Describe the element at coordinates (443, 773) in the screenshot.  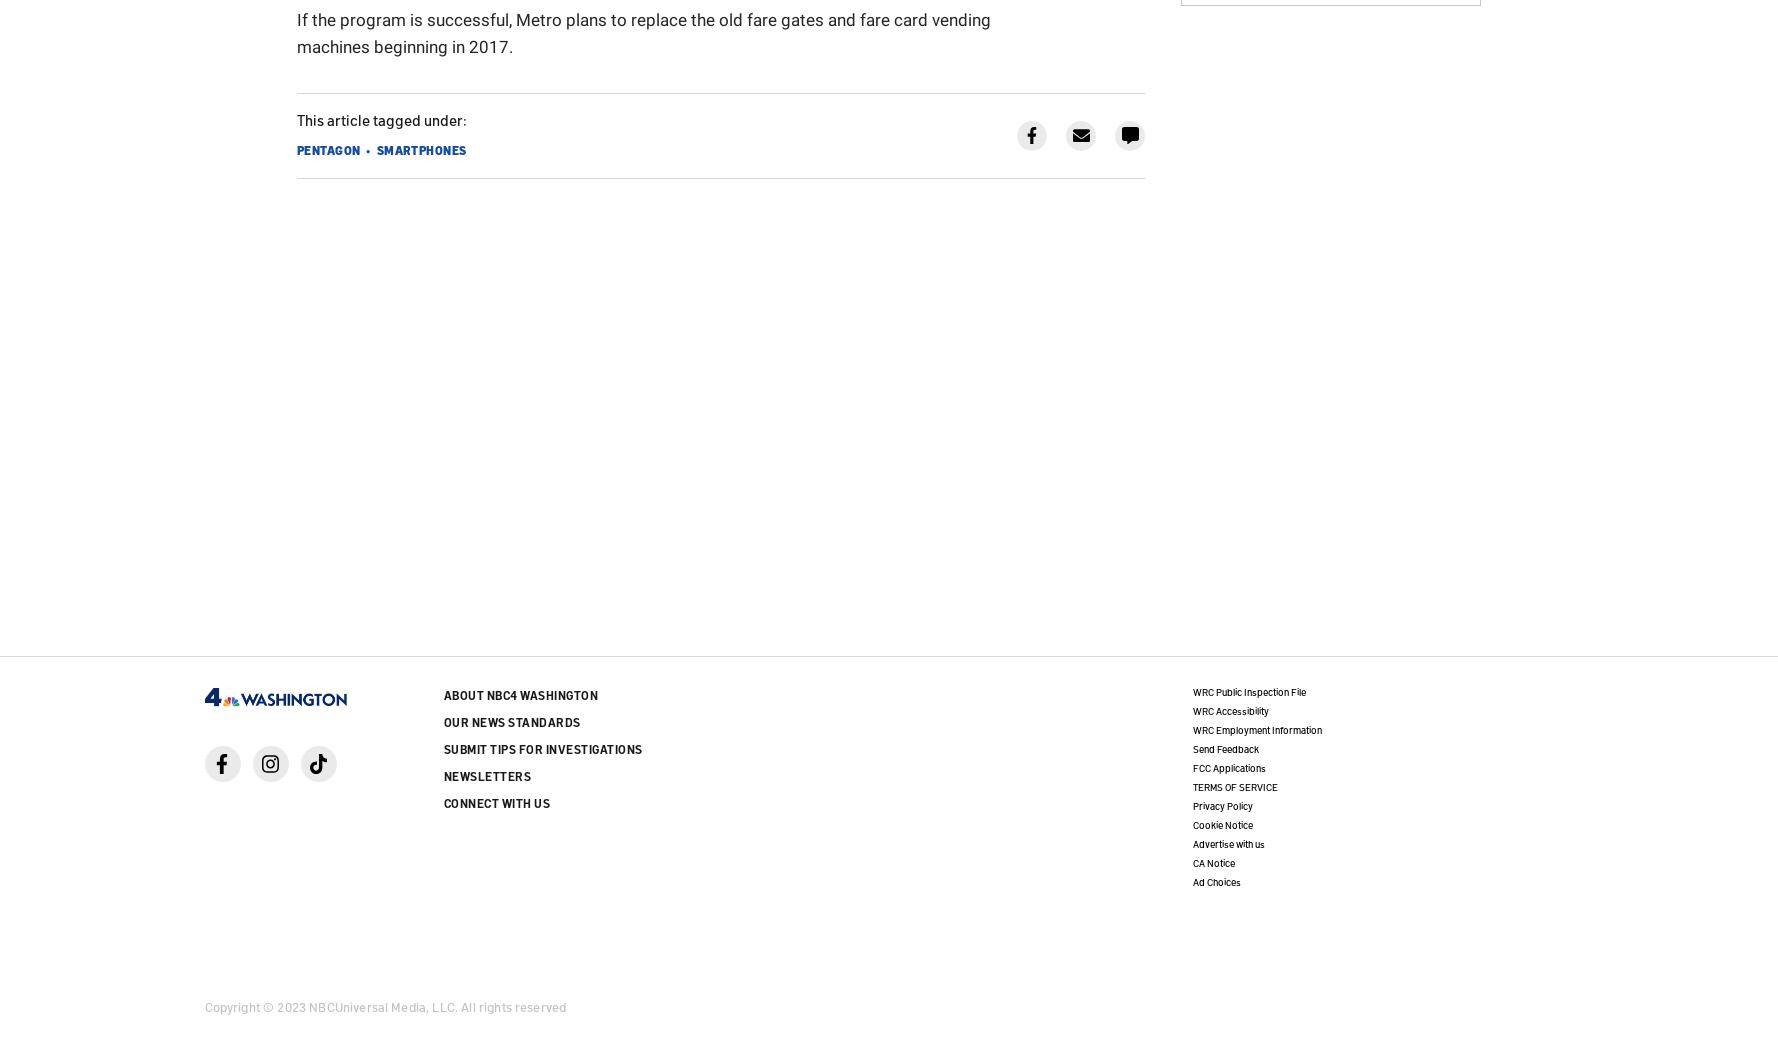
I see `'Newsletters'` at that location.